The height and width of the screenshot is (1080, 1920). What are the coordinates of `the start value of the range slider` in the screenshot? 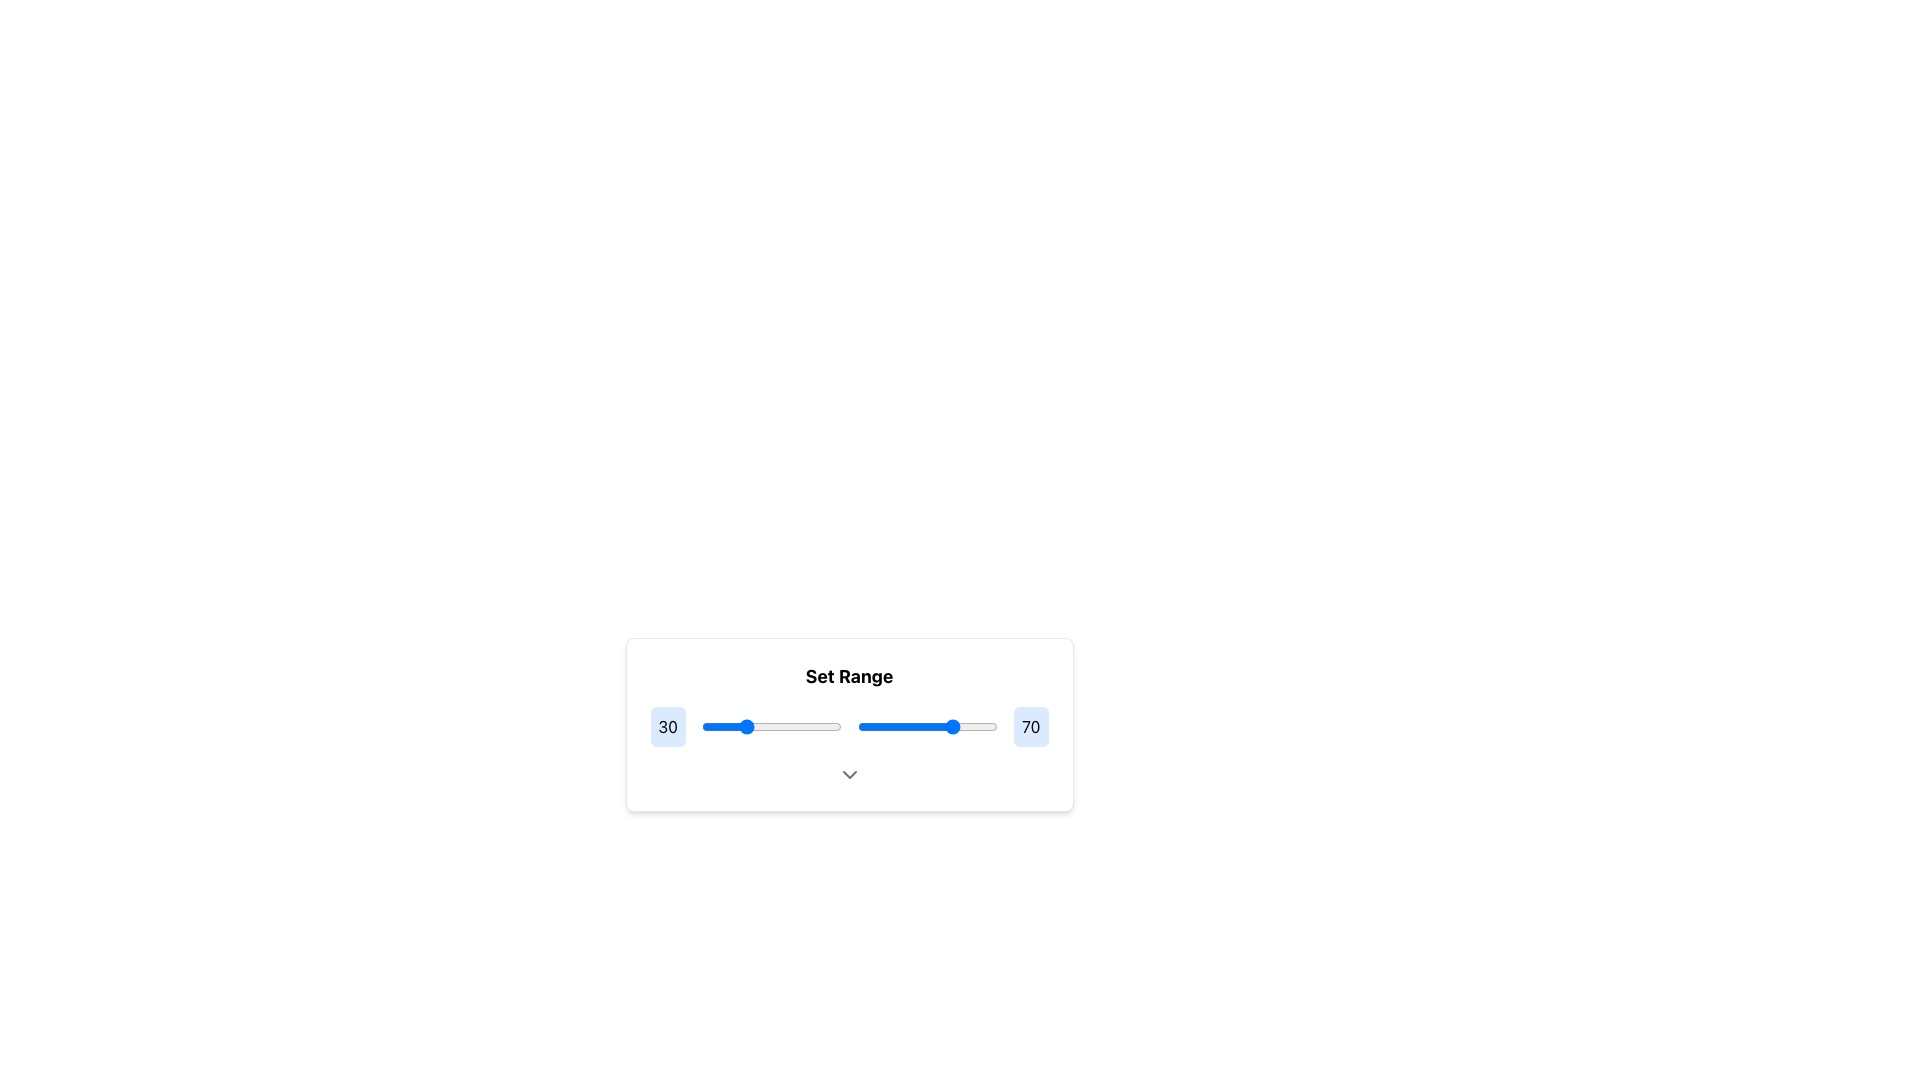 It's located at (825, 726).